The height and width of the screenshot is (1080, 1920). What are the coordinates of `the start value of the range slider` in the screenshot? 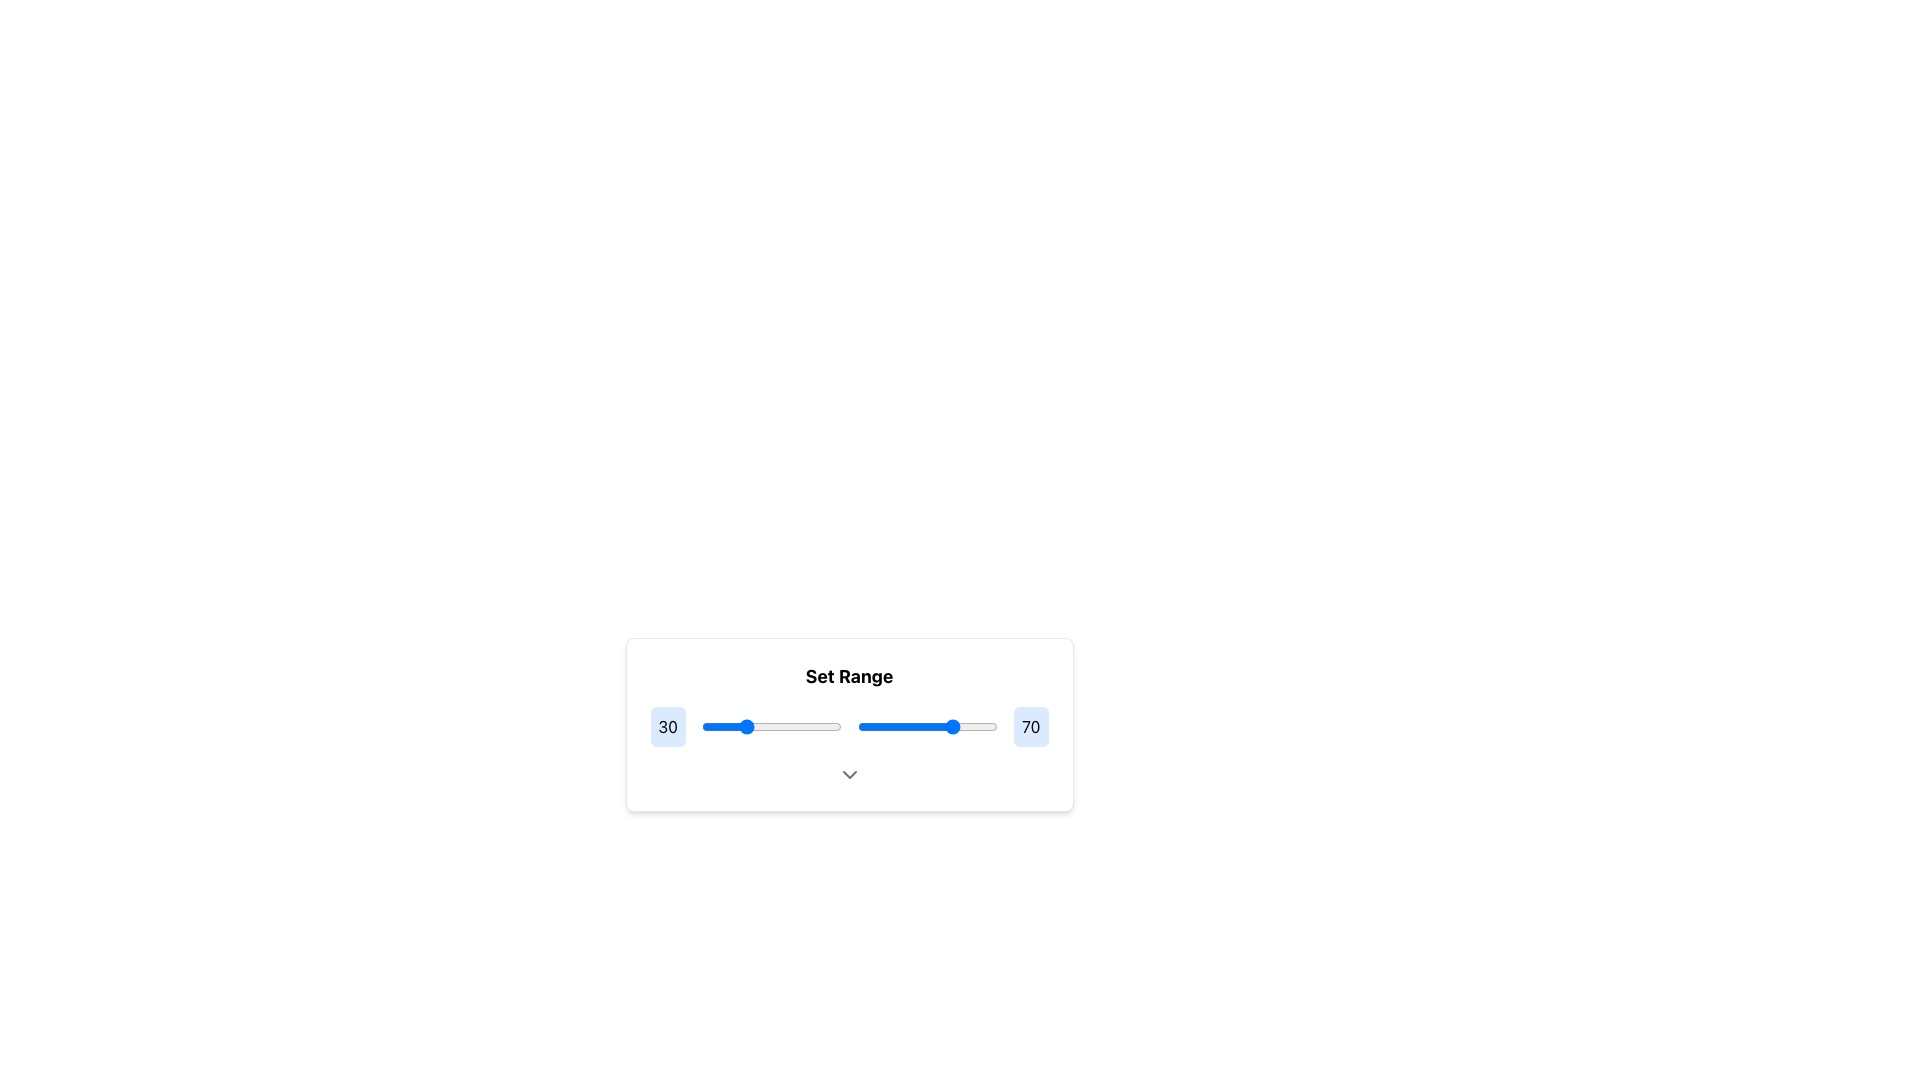 It's located at (825, 726).